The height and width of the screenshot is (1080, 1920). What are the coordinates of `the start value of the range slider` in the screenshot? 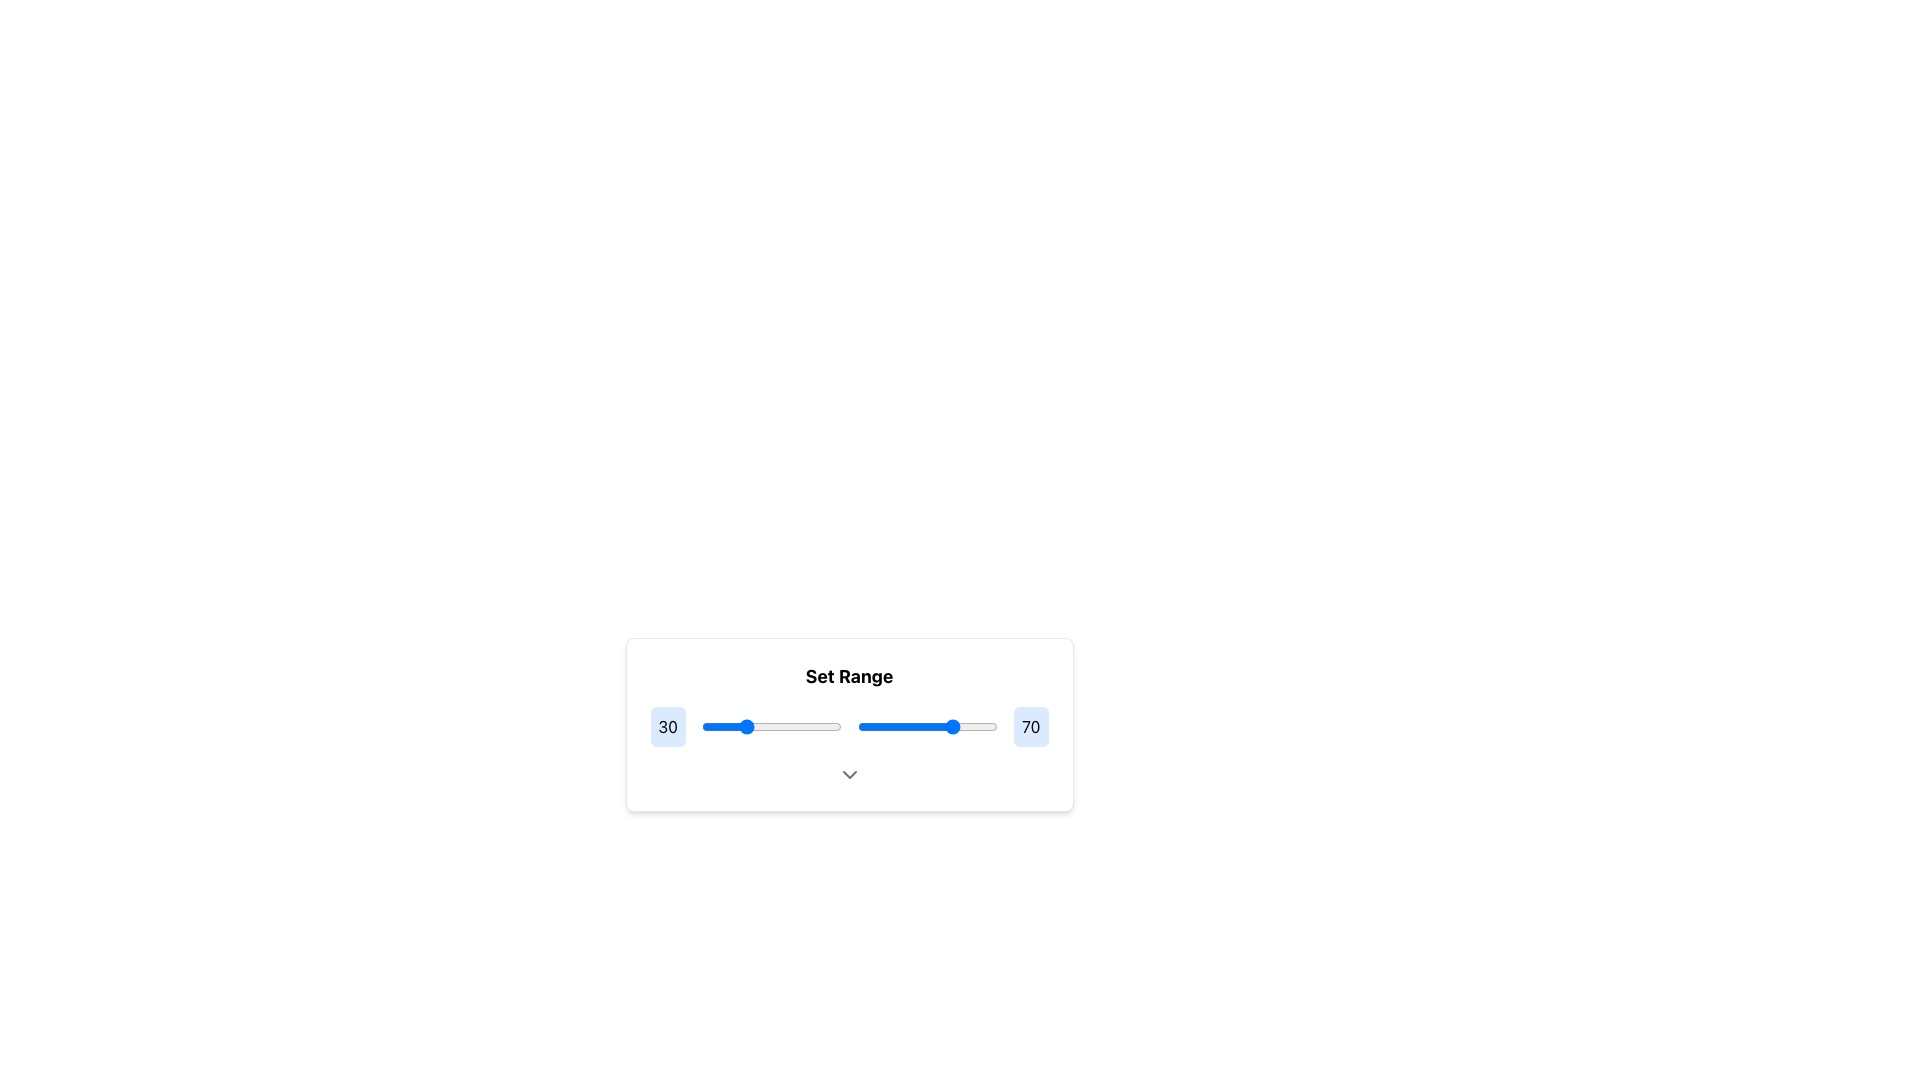 It's located at (825, 726).